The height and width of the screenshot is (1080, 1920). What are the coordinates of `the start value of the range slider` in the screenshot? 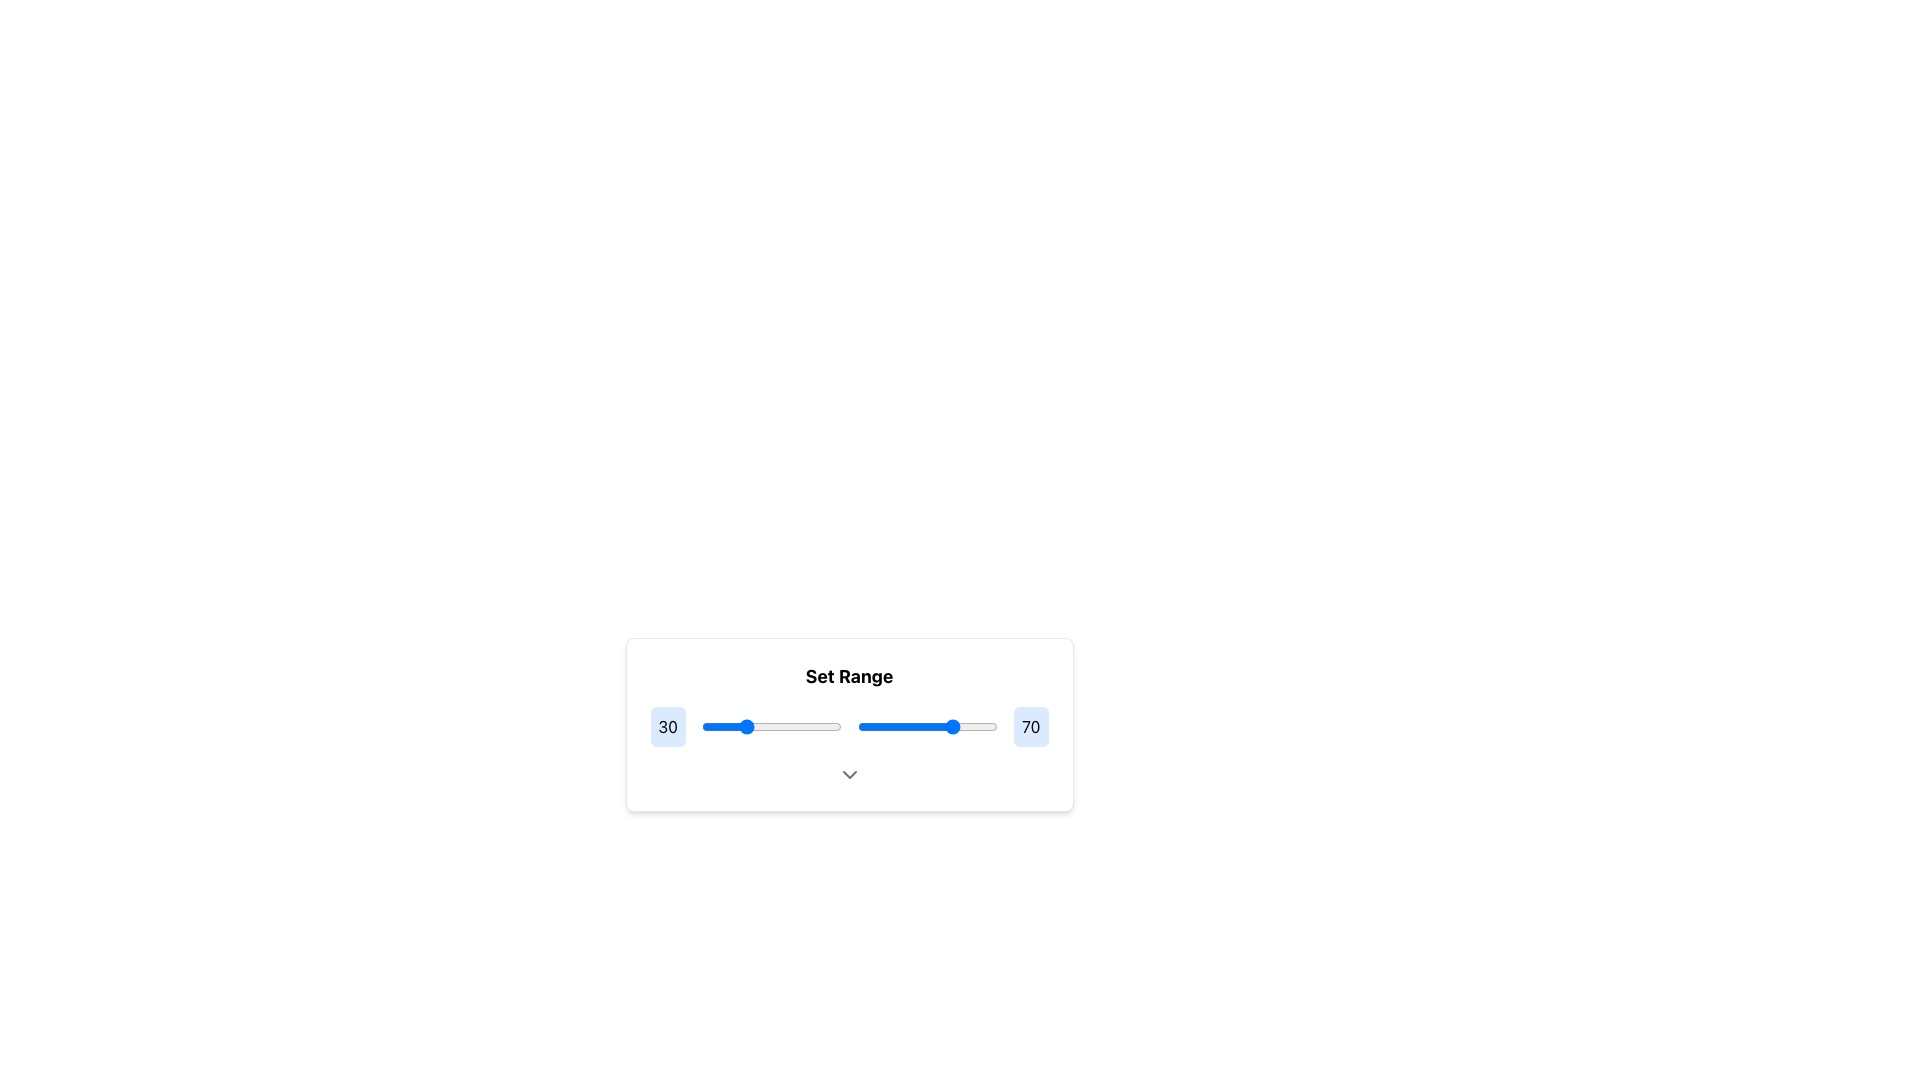 It's located at (825, 726).